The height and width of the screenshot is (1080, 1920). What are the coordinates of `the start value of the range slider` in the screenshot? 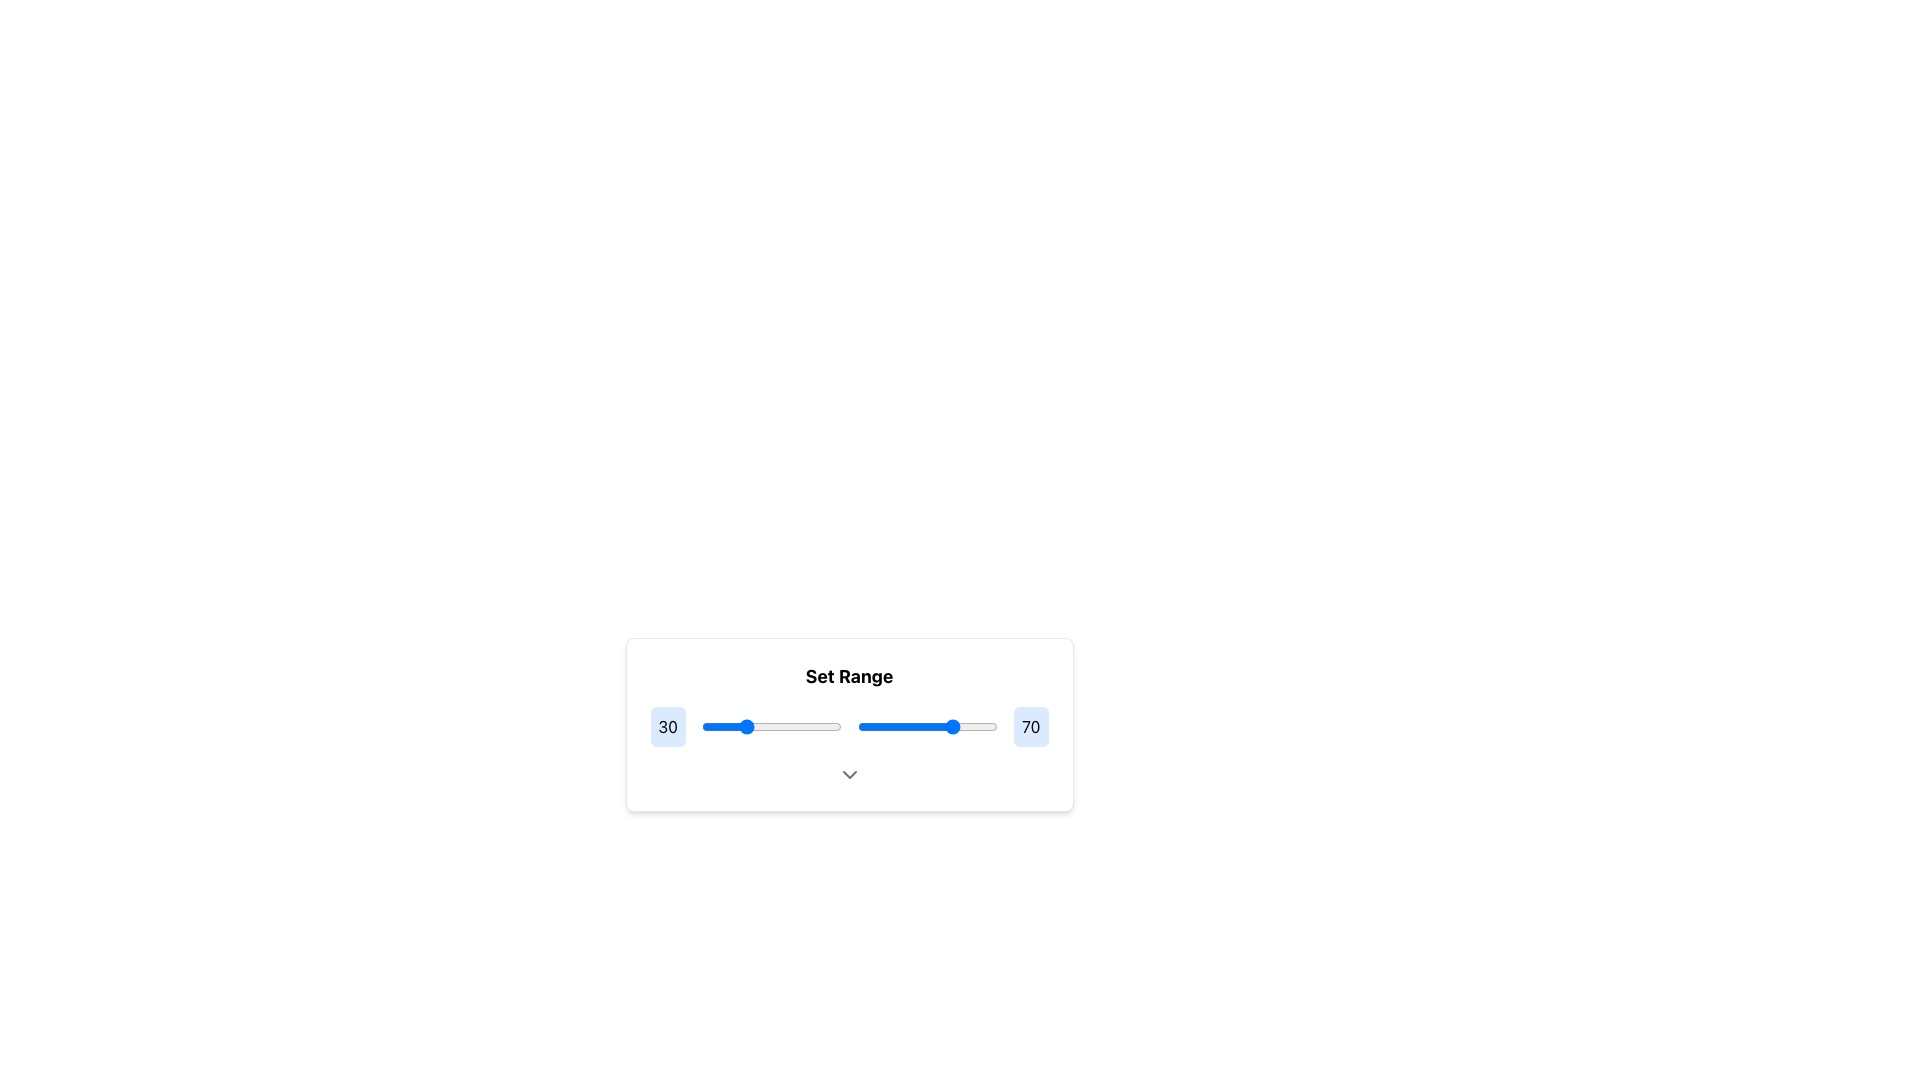 It's located at (825, 726).